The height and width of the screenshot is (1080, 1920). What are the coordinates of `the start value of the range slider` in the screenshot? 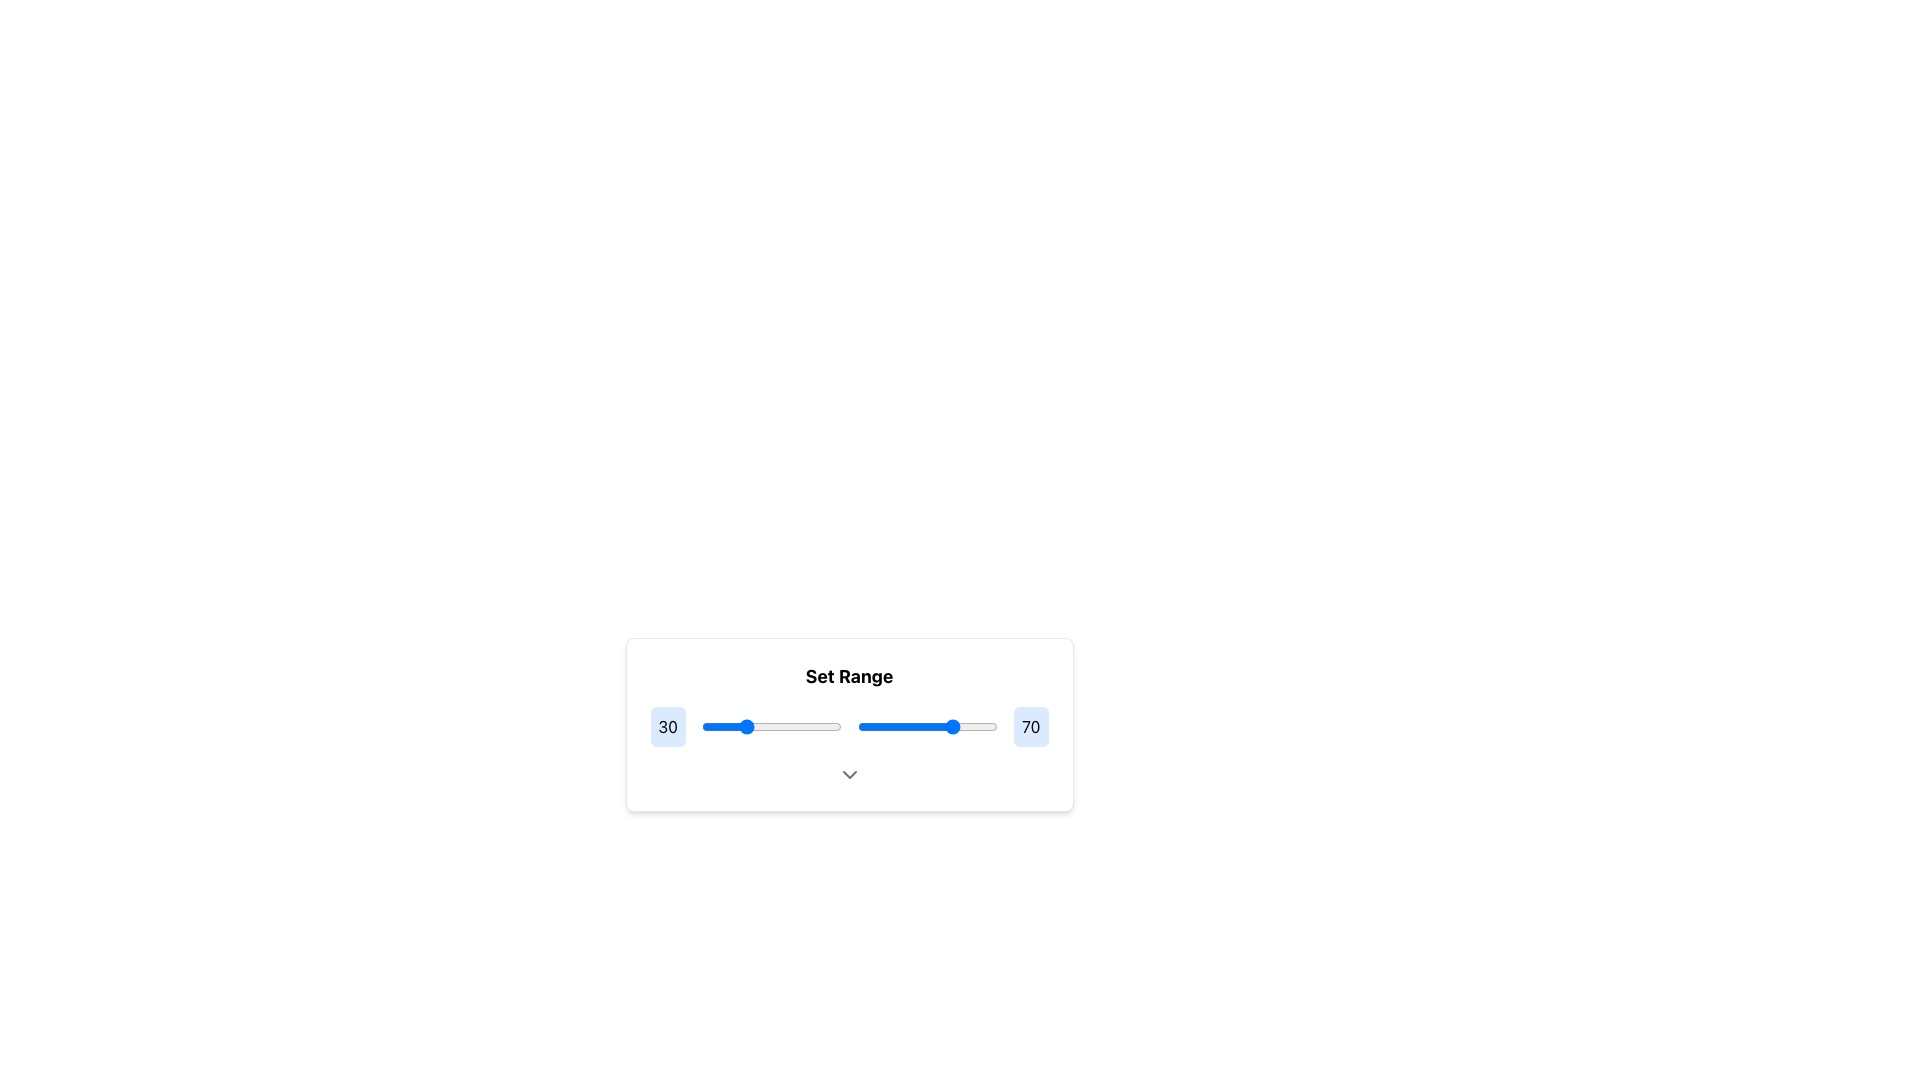 It's located at (825, 726).